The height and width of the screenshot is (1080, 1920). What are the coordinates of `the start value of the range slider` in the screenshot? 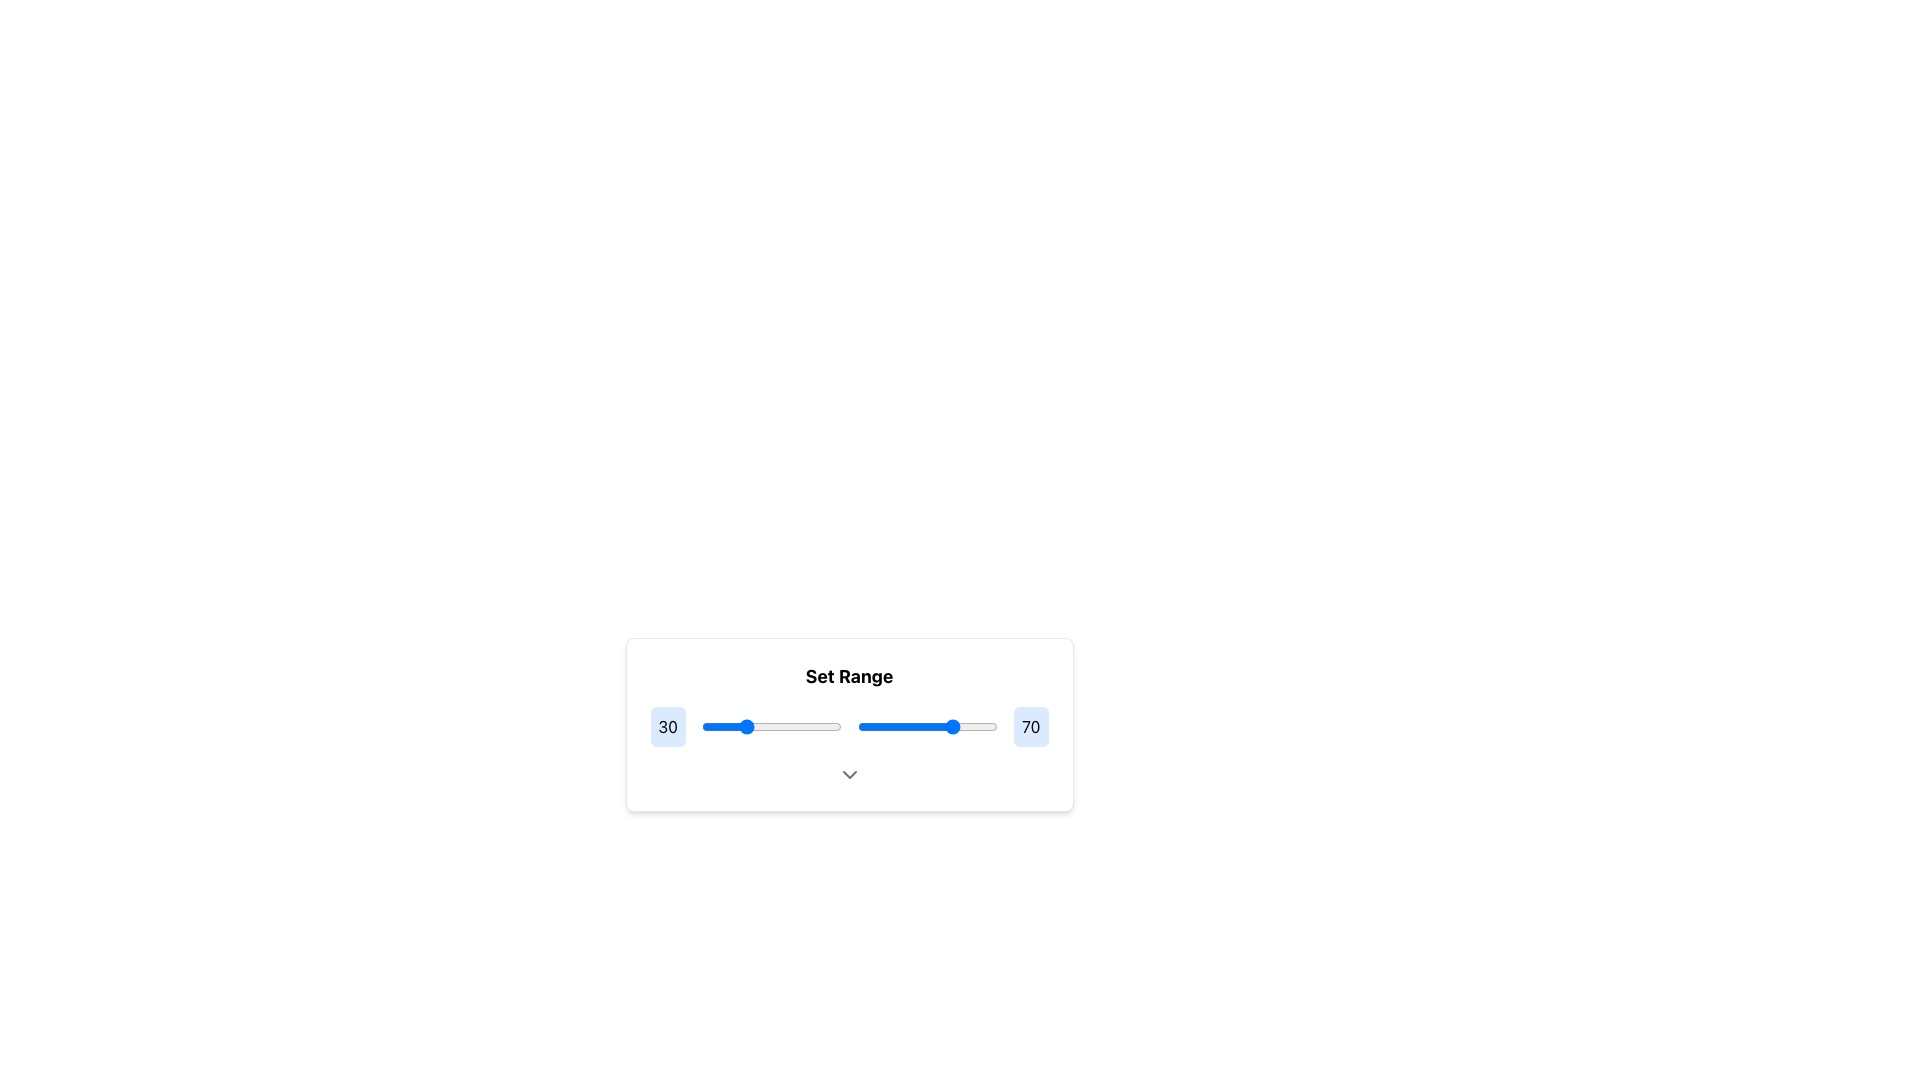 It's located at (825, 726).